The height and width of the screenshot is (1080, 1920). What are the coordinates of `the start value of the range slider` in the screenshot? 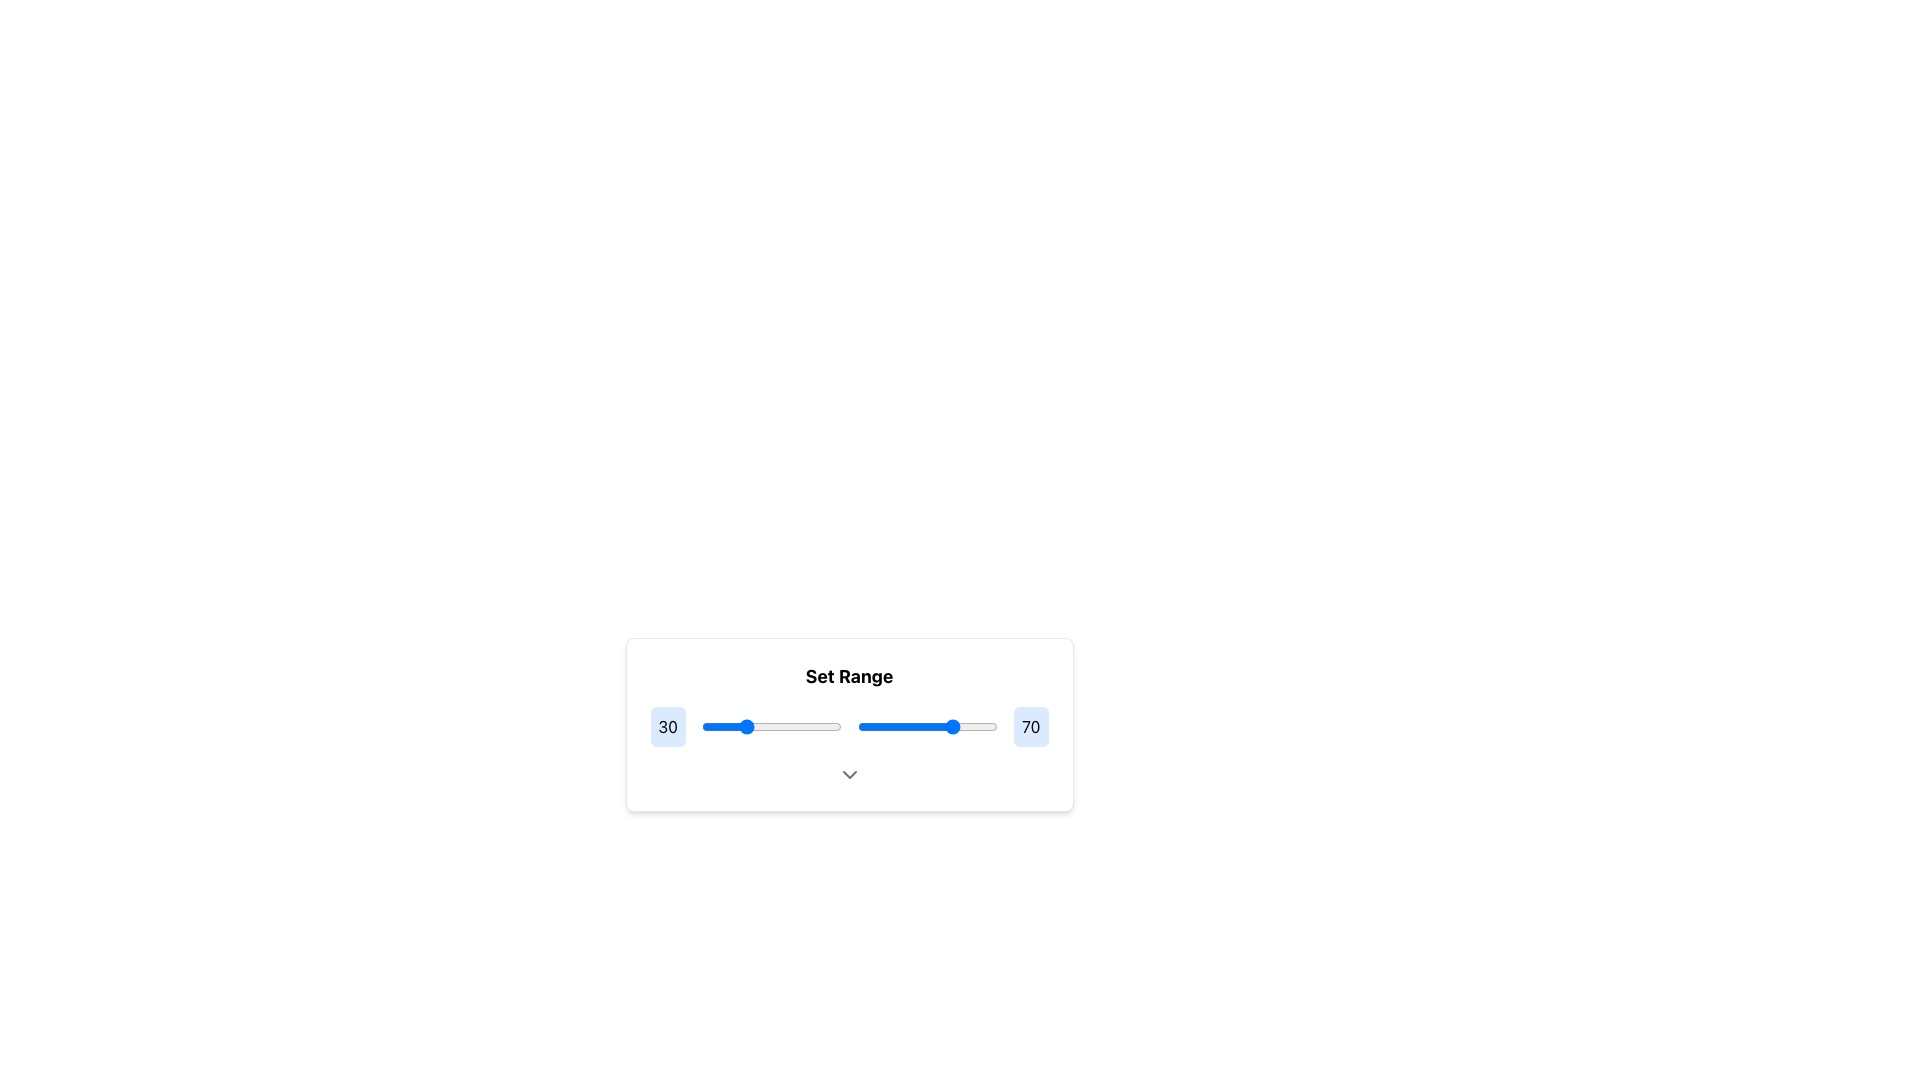 It's located at (825, 726).